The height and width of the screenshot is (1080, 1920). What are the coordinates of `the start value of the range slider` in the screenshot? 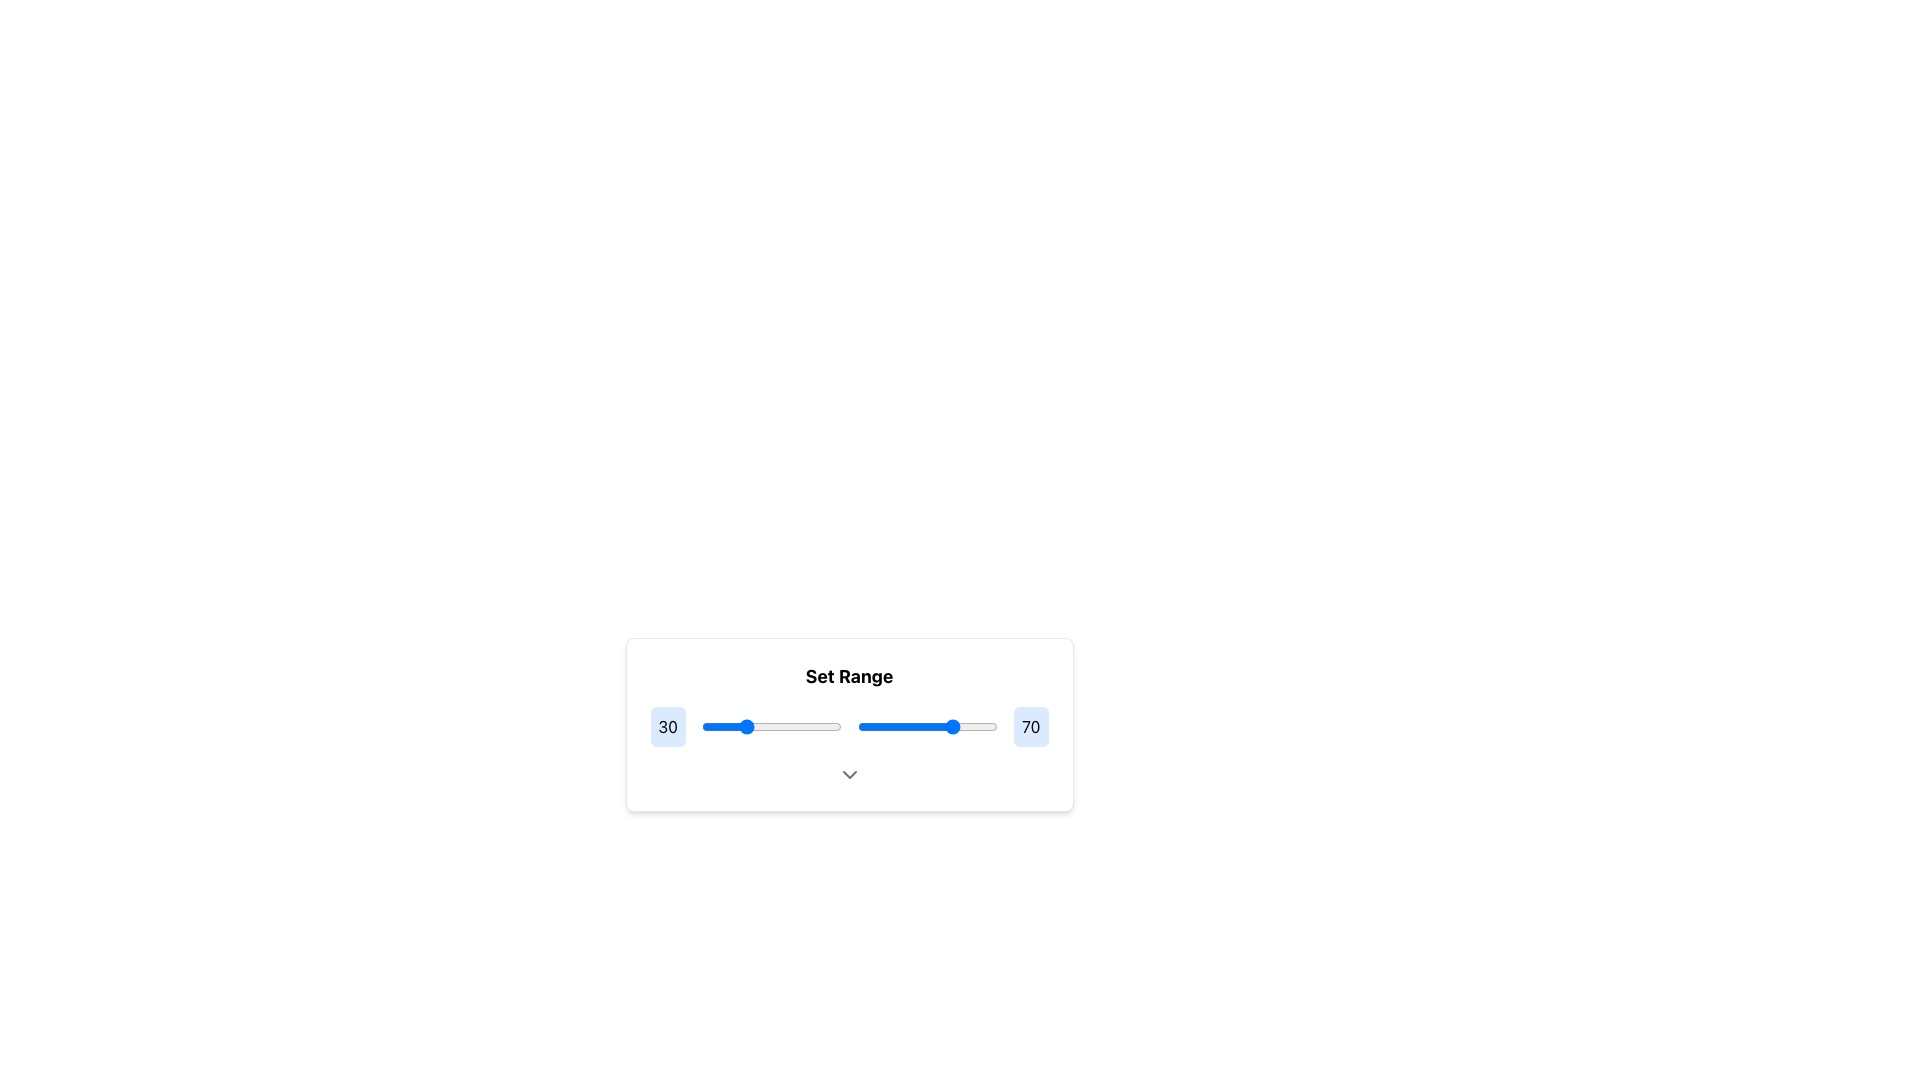 It's located at (825, 726).